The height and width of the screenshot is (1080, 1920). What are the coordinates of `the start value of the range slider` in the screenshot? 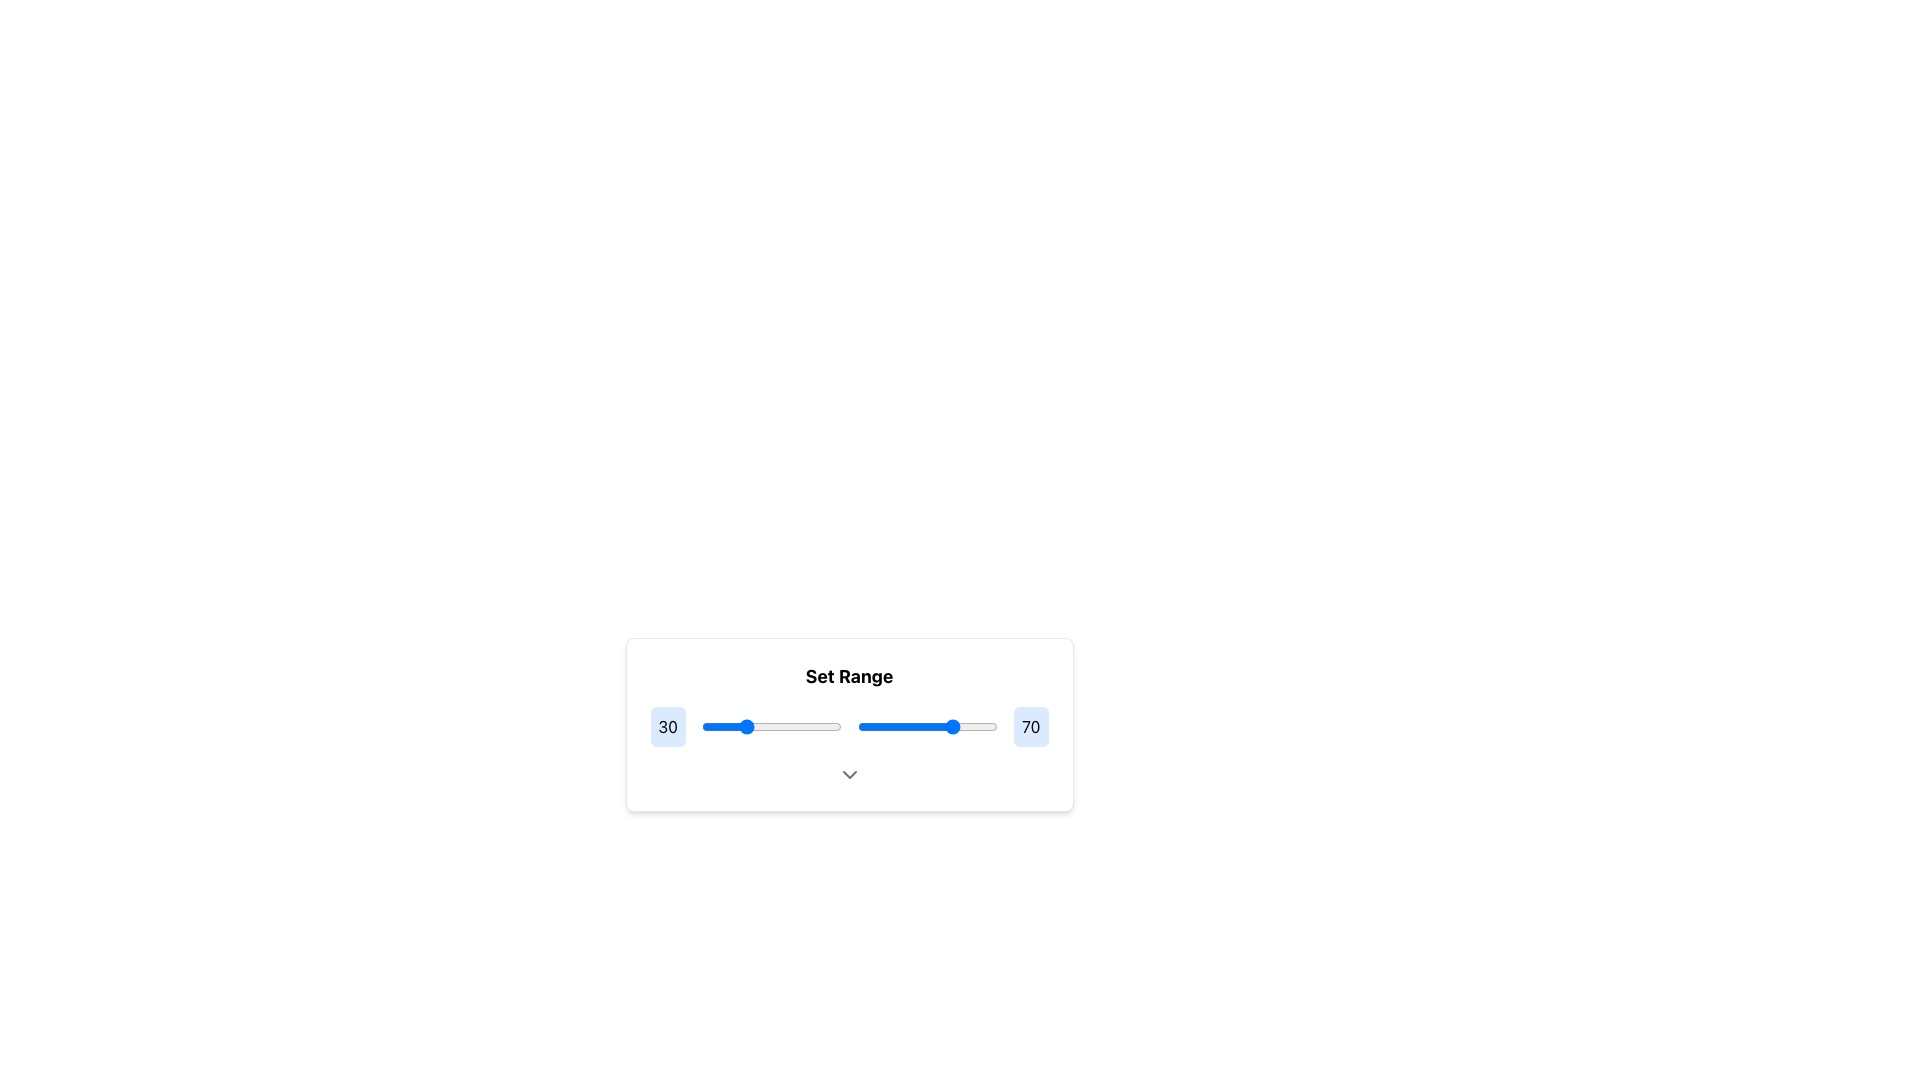 It's located at (825, 726).